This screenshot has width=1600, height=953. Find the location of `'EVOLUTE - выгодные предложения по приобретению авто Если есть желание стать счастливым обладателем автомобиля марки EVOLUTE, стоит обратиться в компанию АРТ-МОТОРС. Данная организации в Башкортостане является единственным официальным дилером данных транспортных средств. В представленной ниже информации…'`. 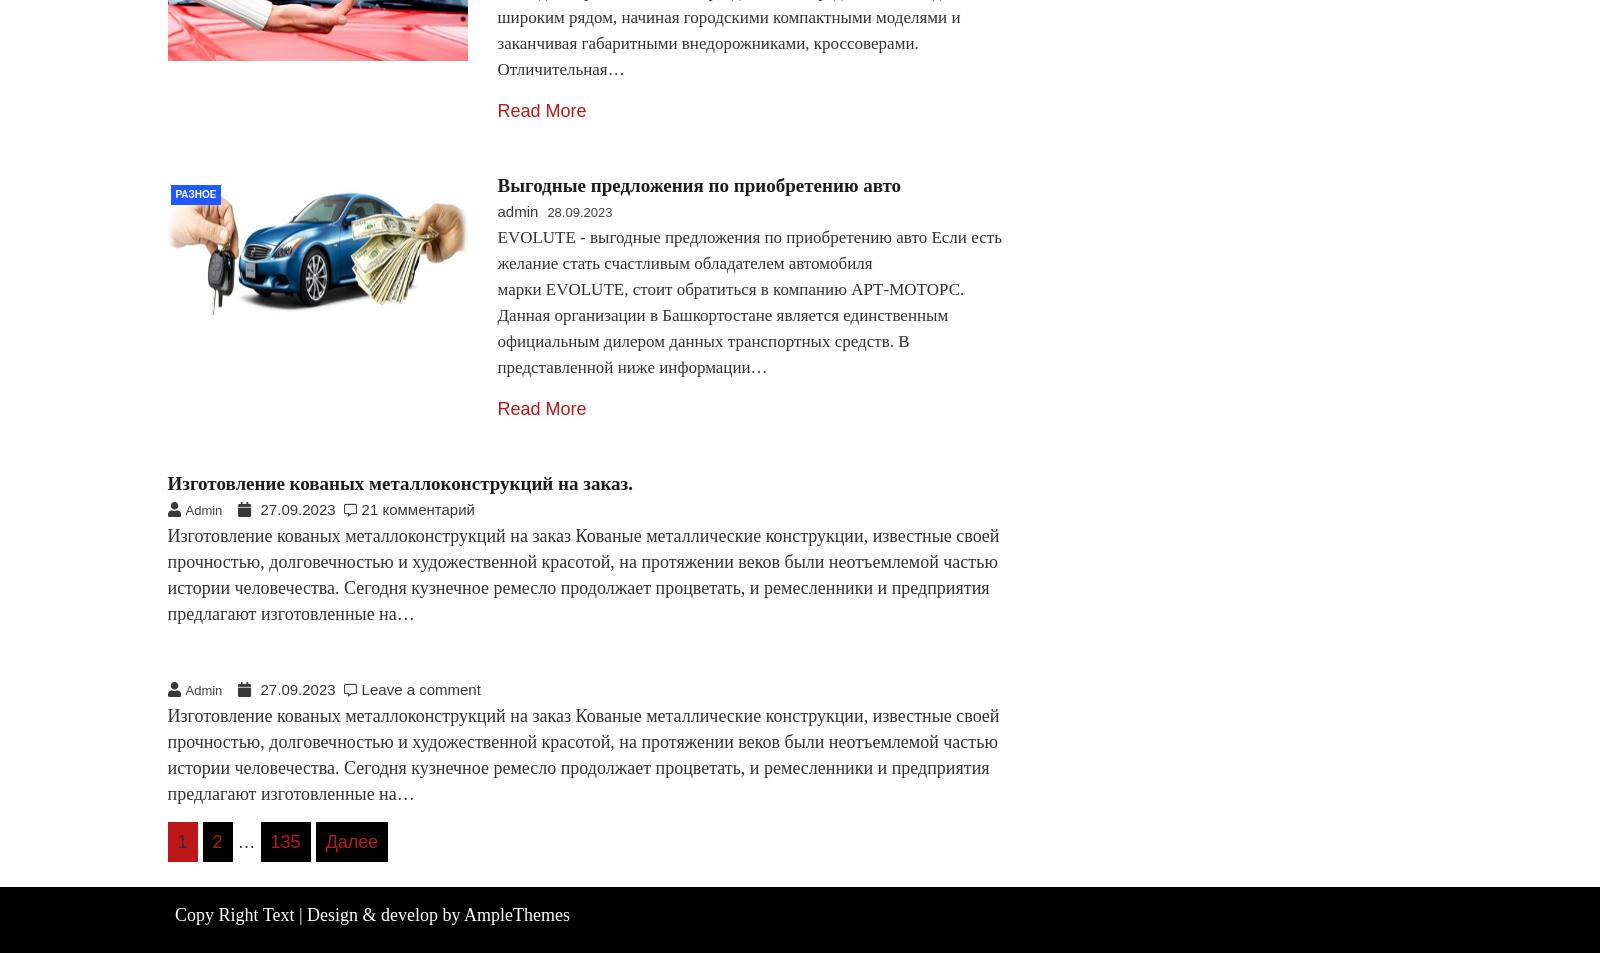

'EVOLUTE - выгодные предложения по приобретению авто Если есть желание стать счастливым обладателем автомобиля марки EVOLUTE, стоит обратиться в компанию АРТ-МОТОРС. Данная организации в Башкортостане является единственным официальным дилером данных транспортных средств. В представленной ниже информации…' is located at coordinates (748, 301).